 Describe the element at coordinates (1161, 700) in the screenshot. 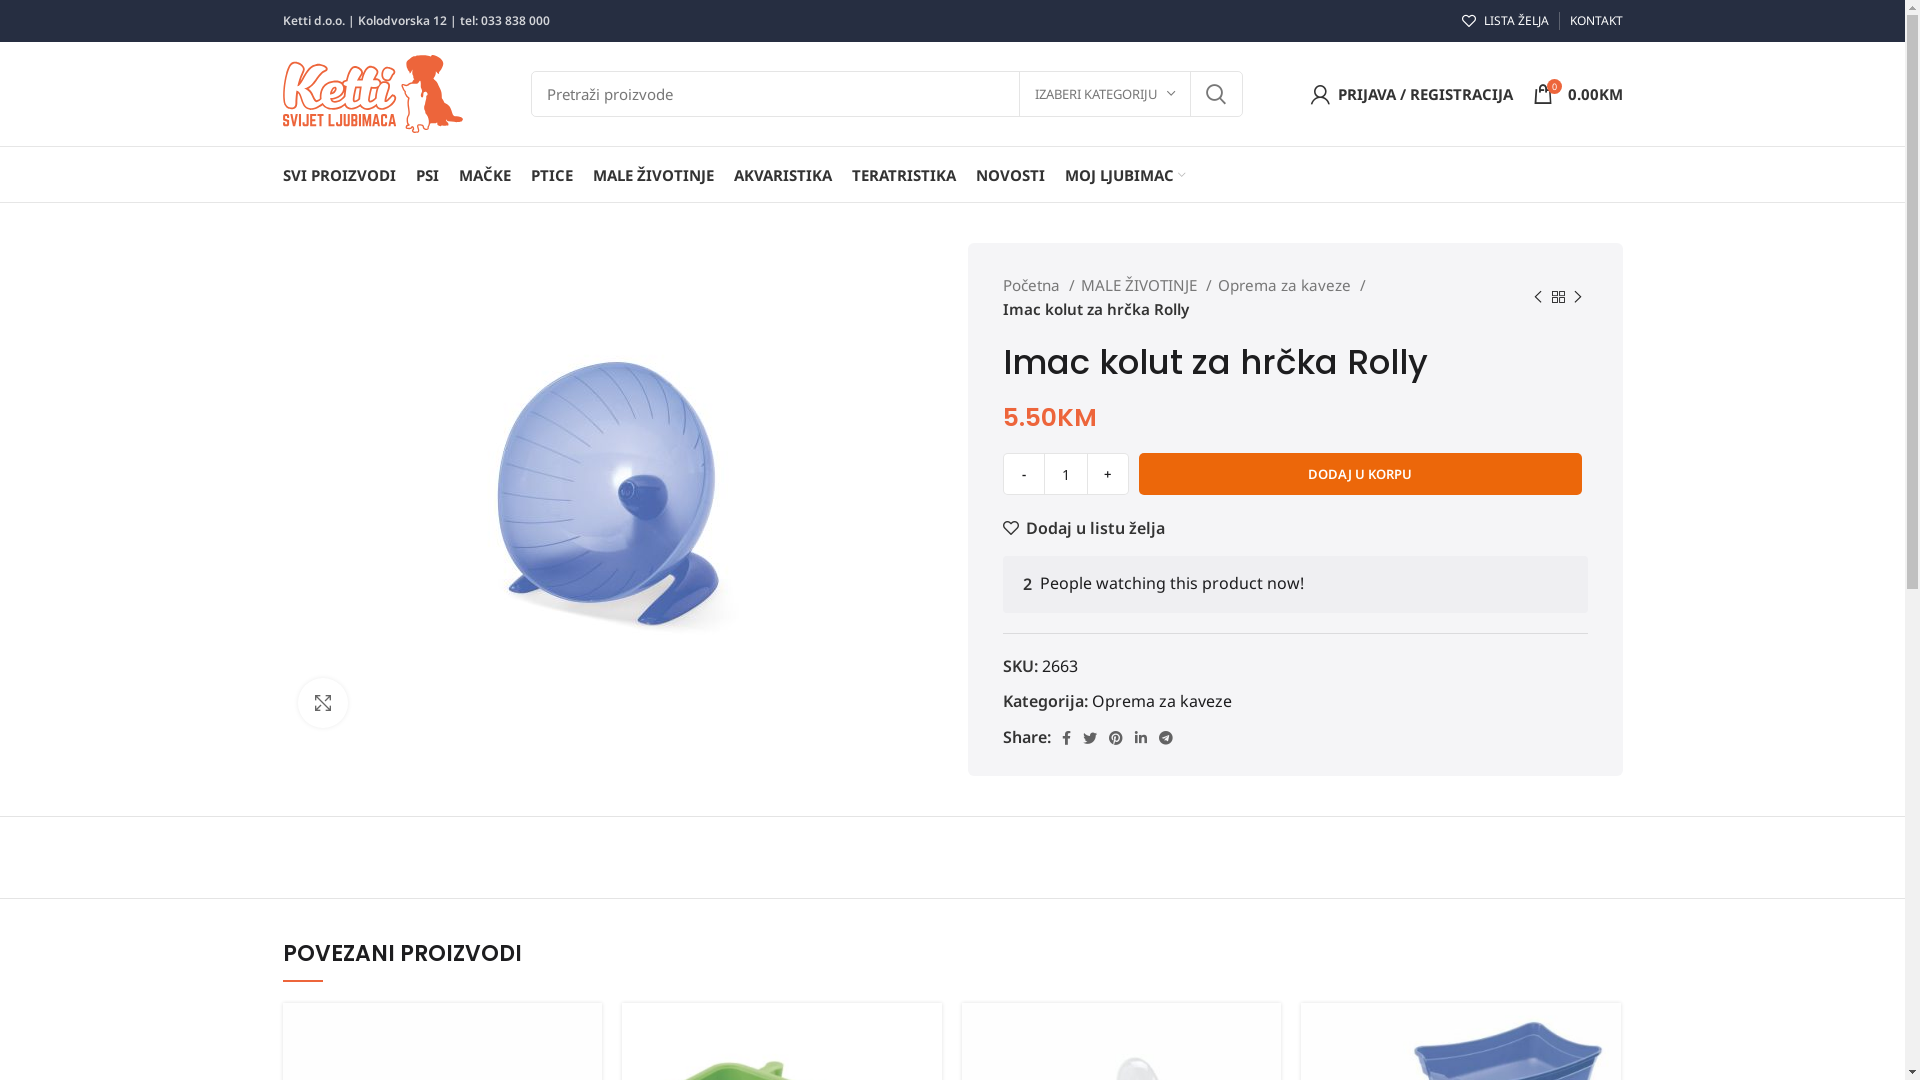

I see `'Oprema za kaveze'` at that location.